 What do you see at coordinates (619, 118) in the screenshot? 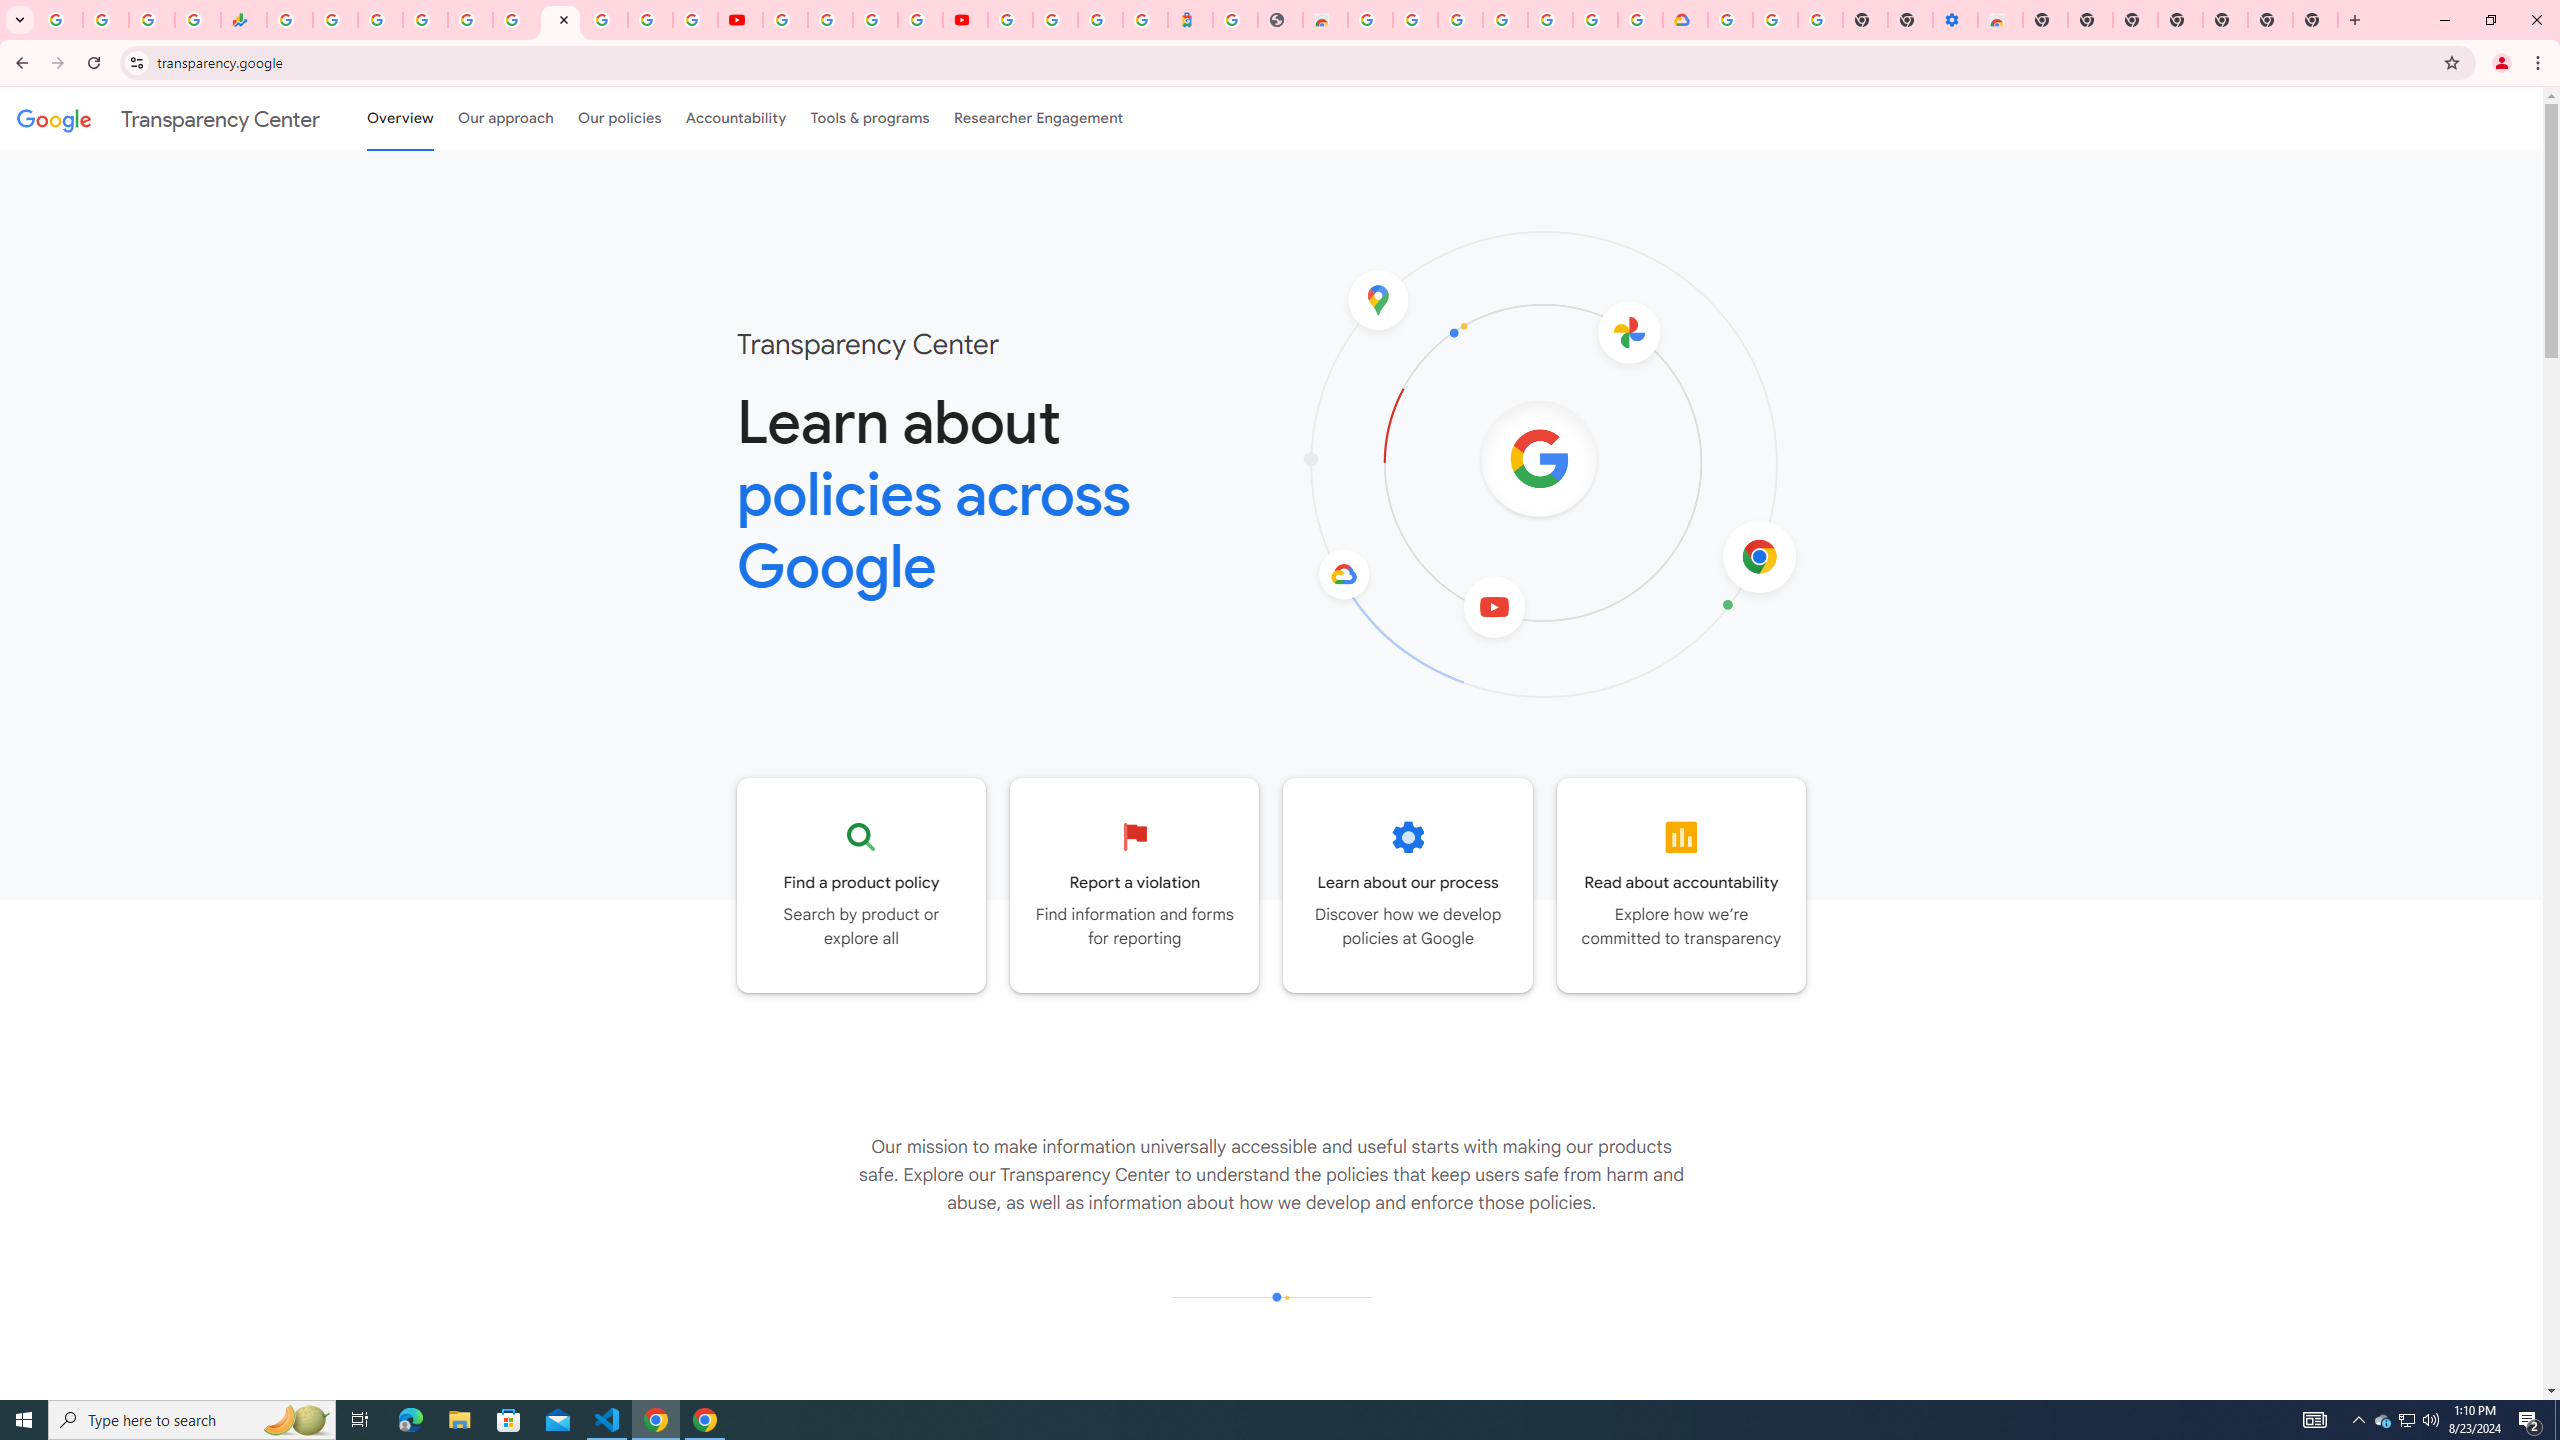
I see `'Our policies'` at bounding box center [619, 118].